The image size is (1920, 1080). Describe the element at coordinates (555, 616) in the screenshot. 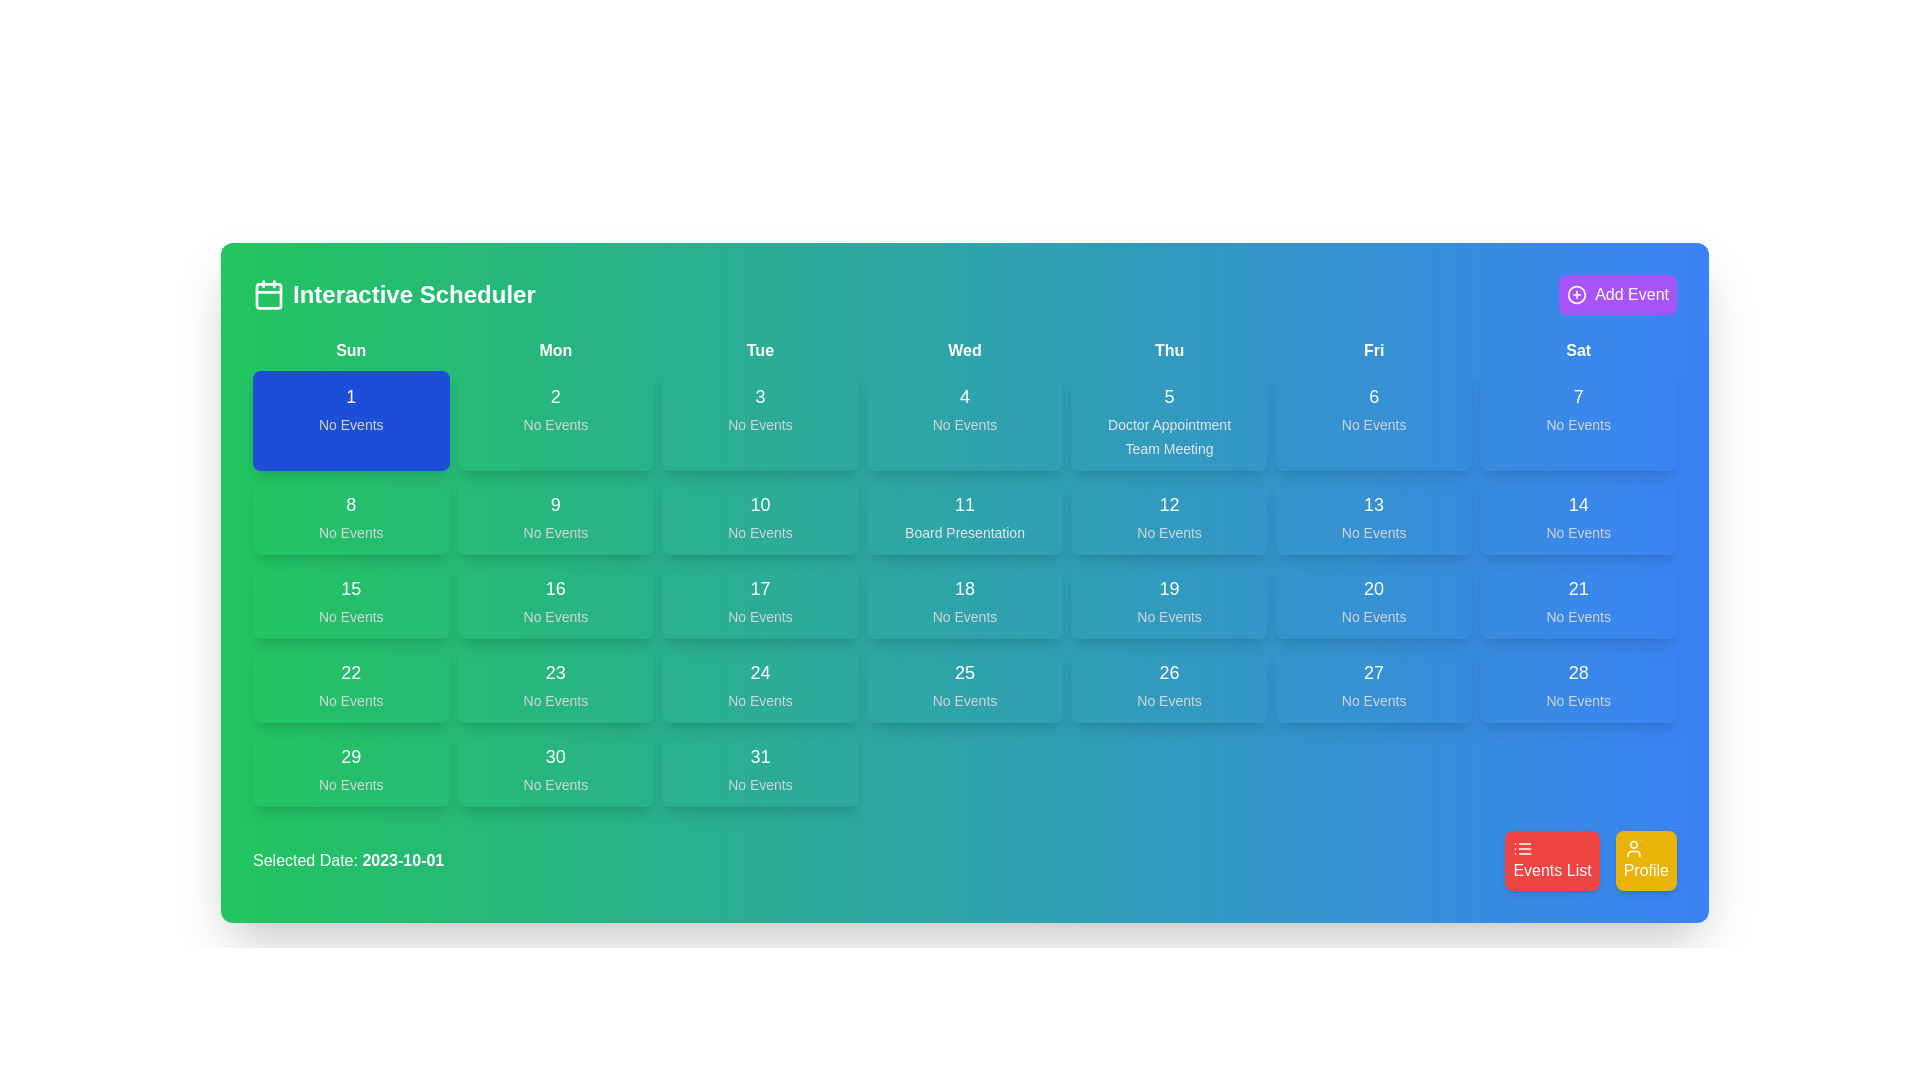

I see `the static text label that indicates no events are scheduled for the corresponding date, located in the fourth column and third row of the calendar grid, directly below the '16' text` at that location.